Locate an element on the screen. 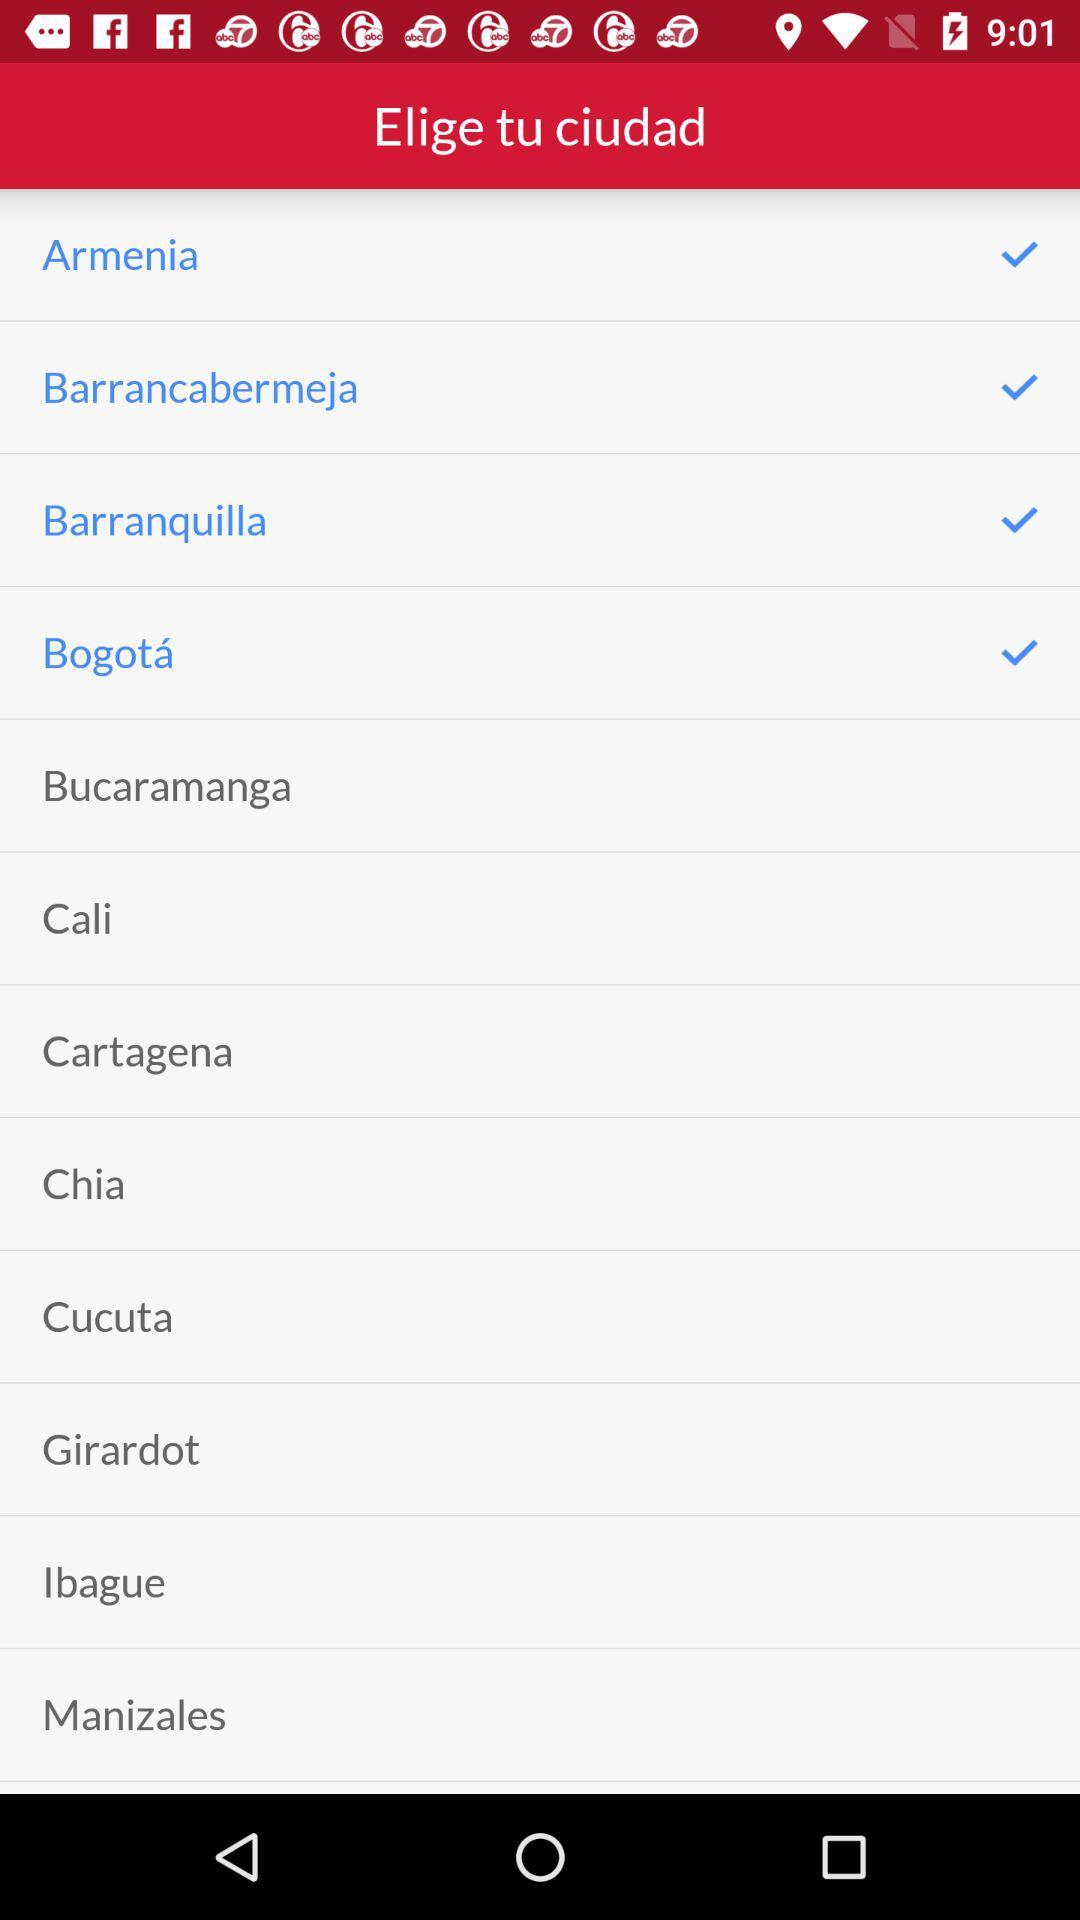  barrancabermeja item is located at coordinates (200, 387).